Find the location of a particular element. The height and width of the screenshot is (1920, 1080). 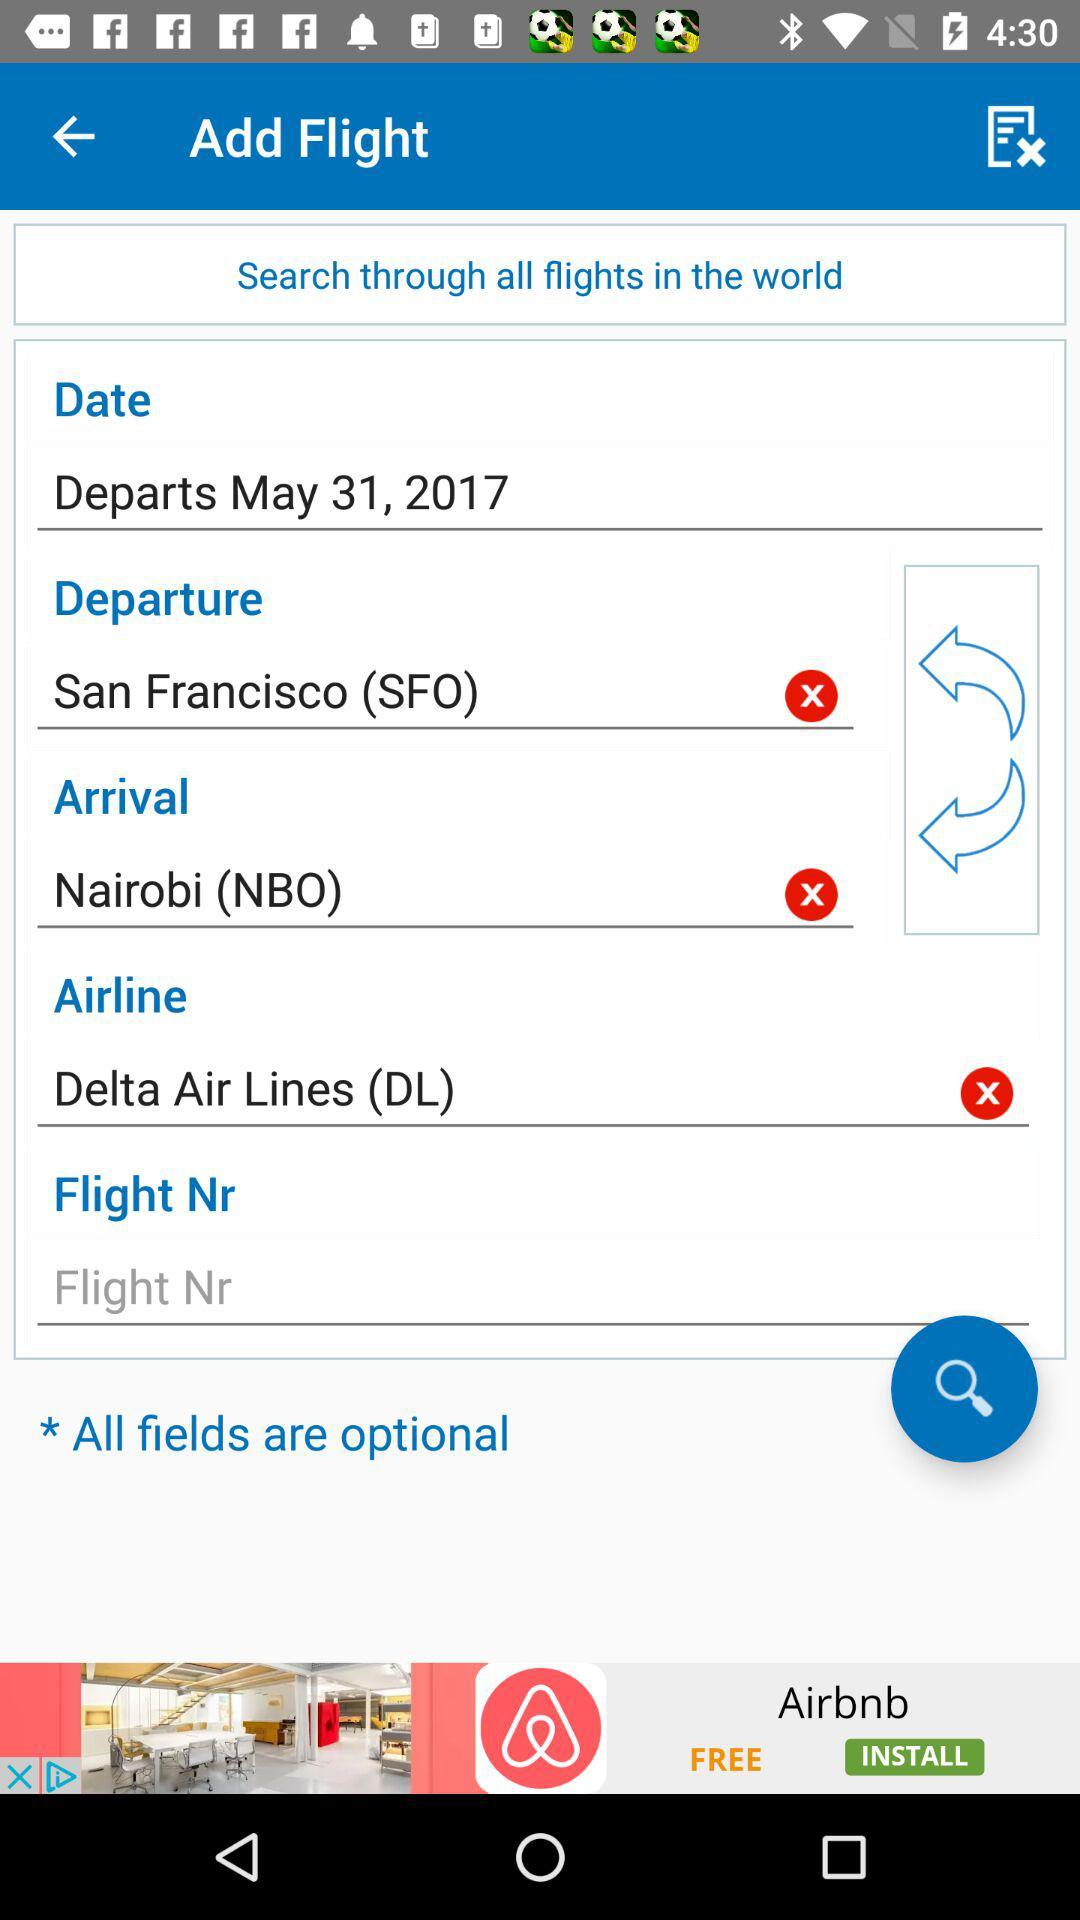

flight number section is located at coordinates (532, 1292).